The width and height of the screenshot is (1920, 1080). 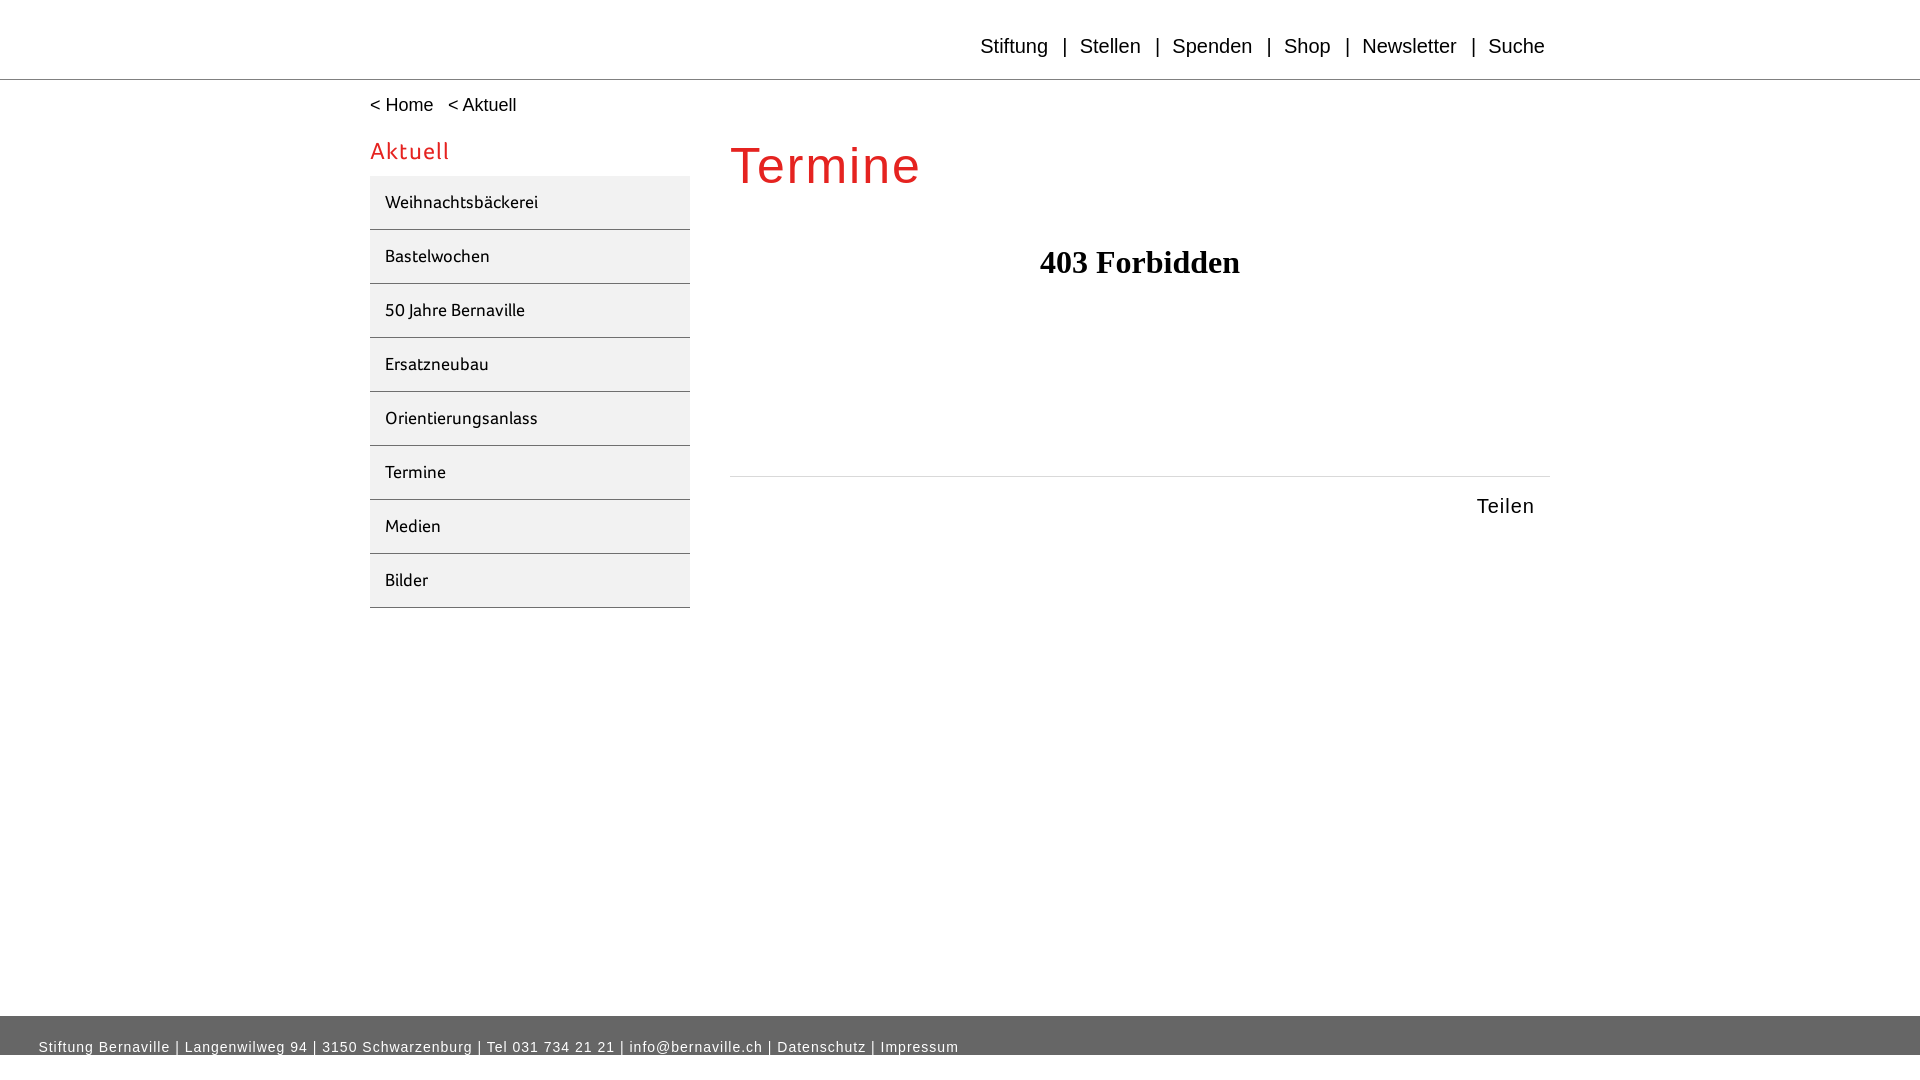 I want to click on 'Newsletter', so click(x=1408, y=45).